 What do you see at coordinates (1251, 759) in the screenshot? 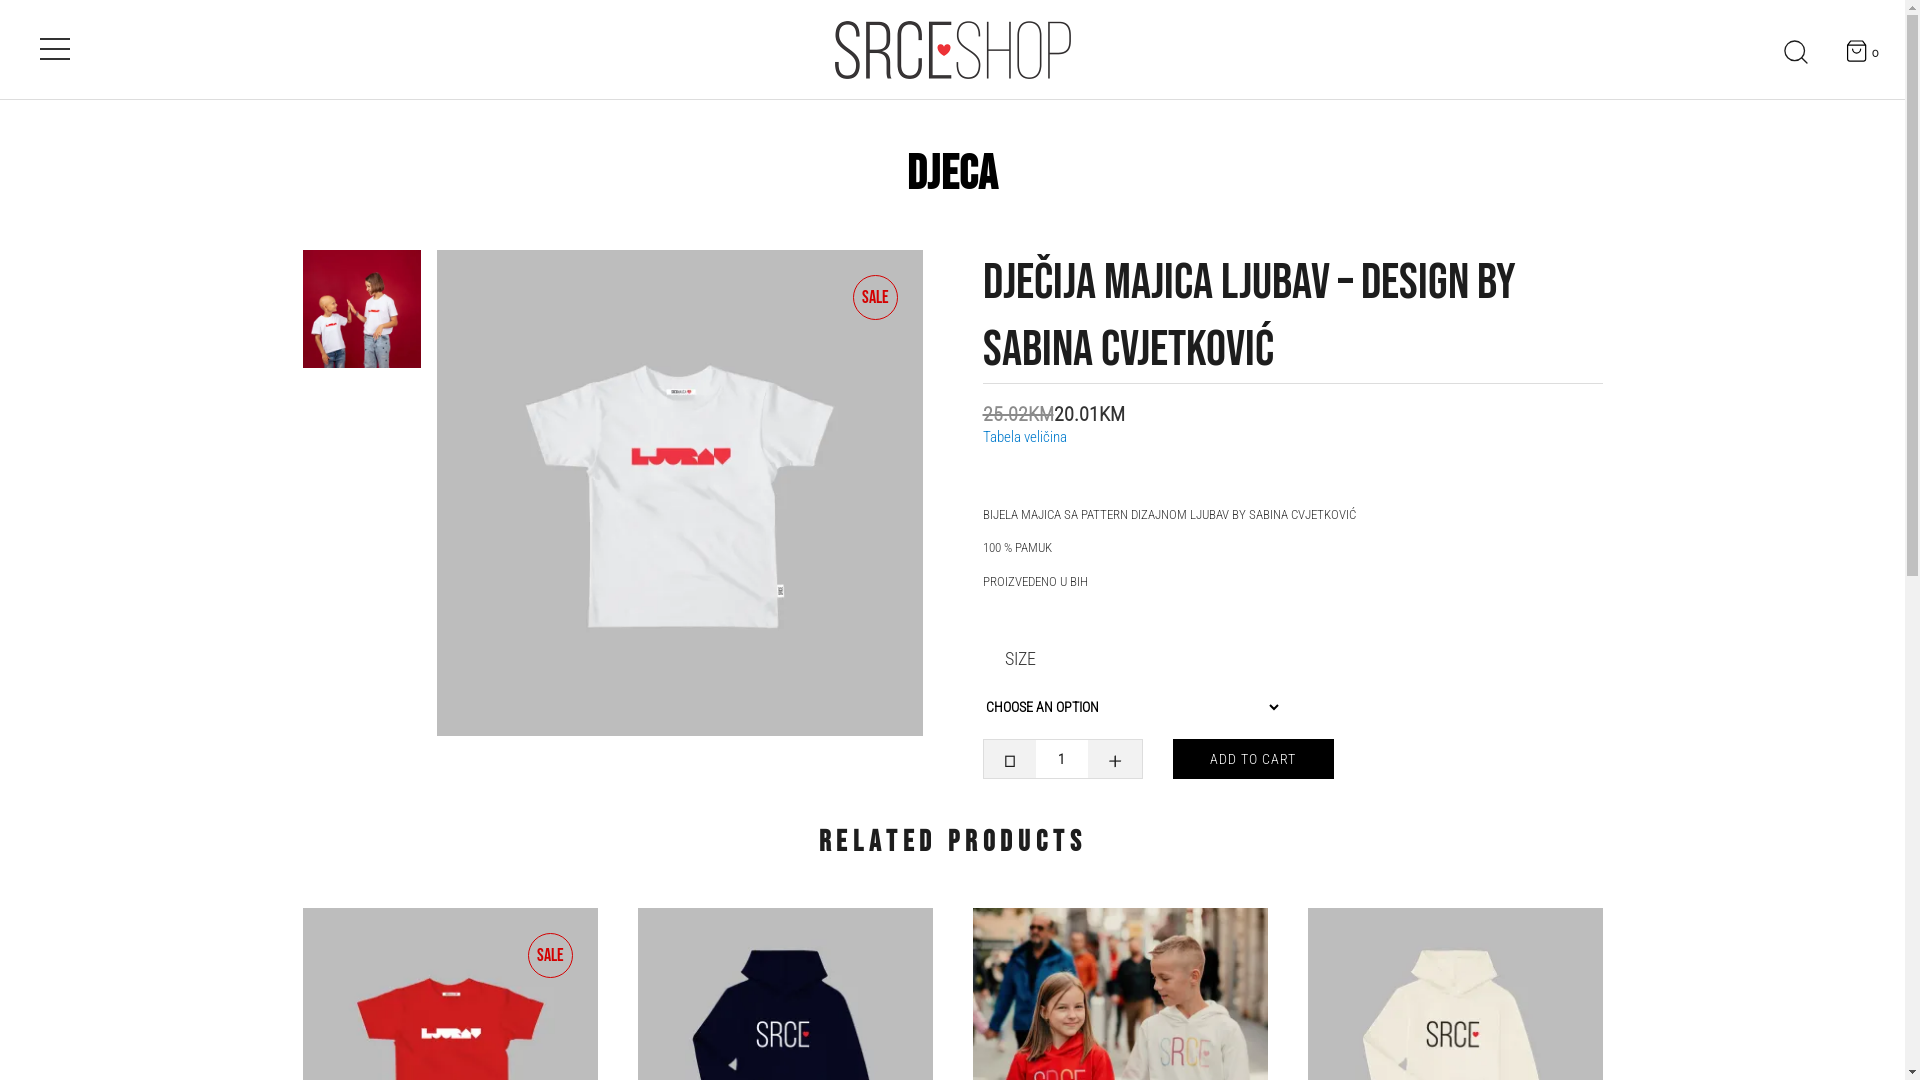
I see `'ADD TO CART'` at bounding box center [1251, 759].